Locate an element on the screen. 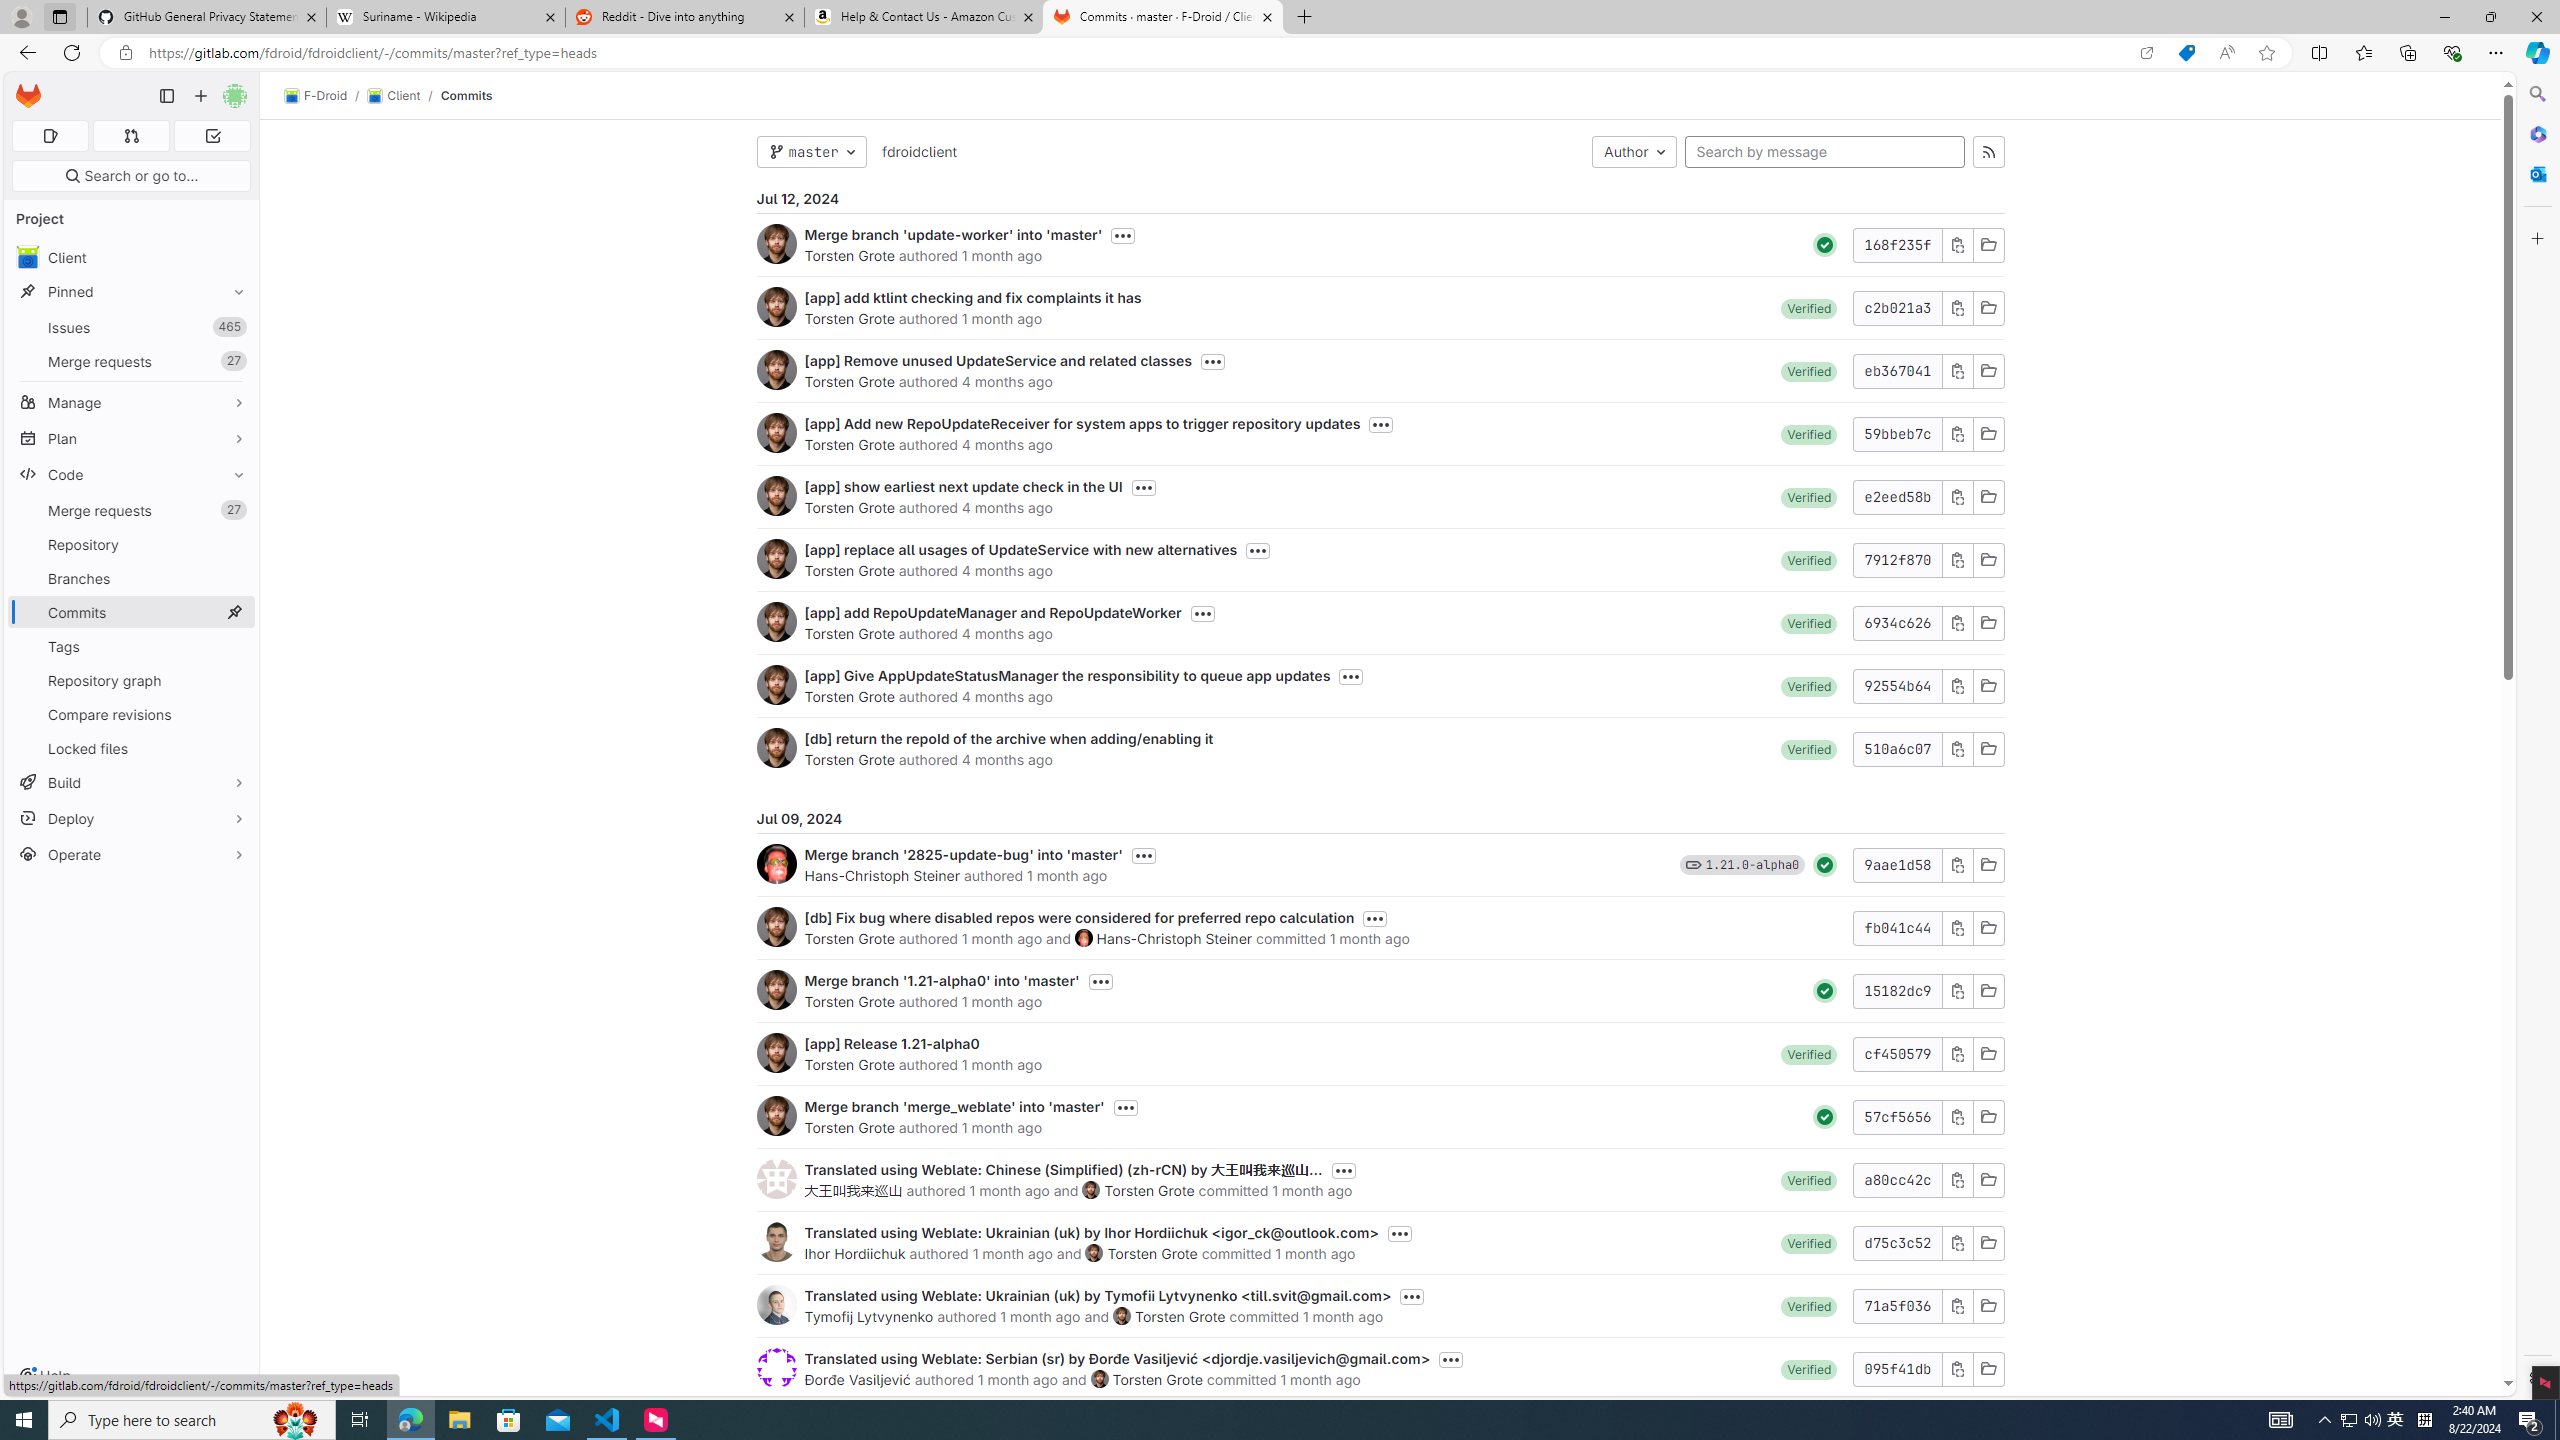 The width and height of the screenshot is (2560, 1440). 'Ihor Hordiichuk' is located at coordinates (774, 1241).